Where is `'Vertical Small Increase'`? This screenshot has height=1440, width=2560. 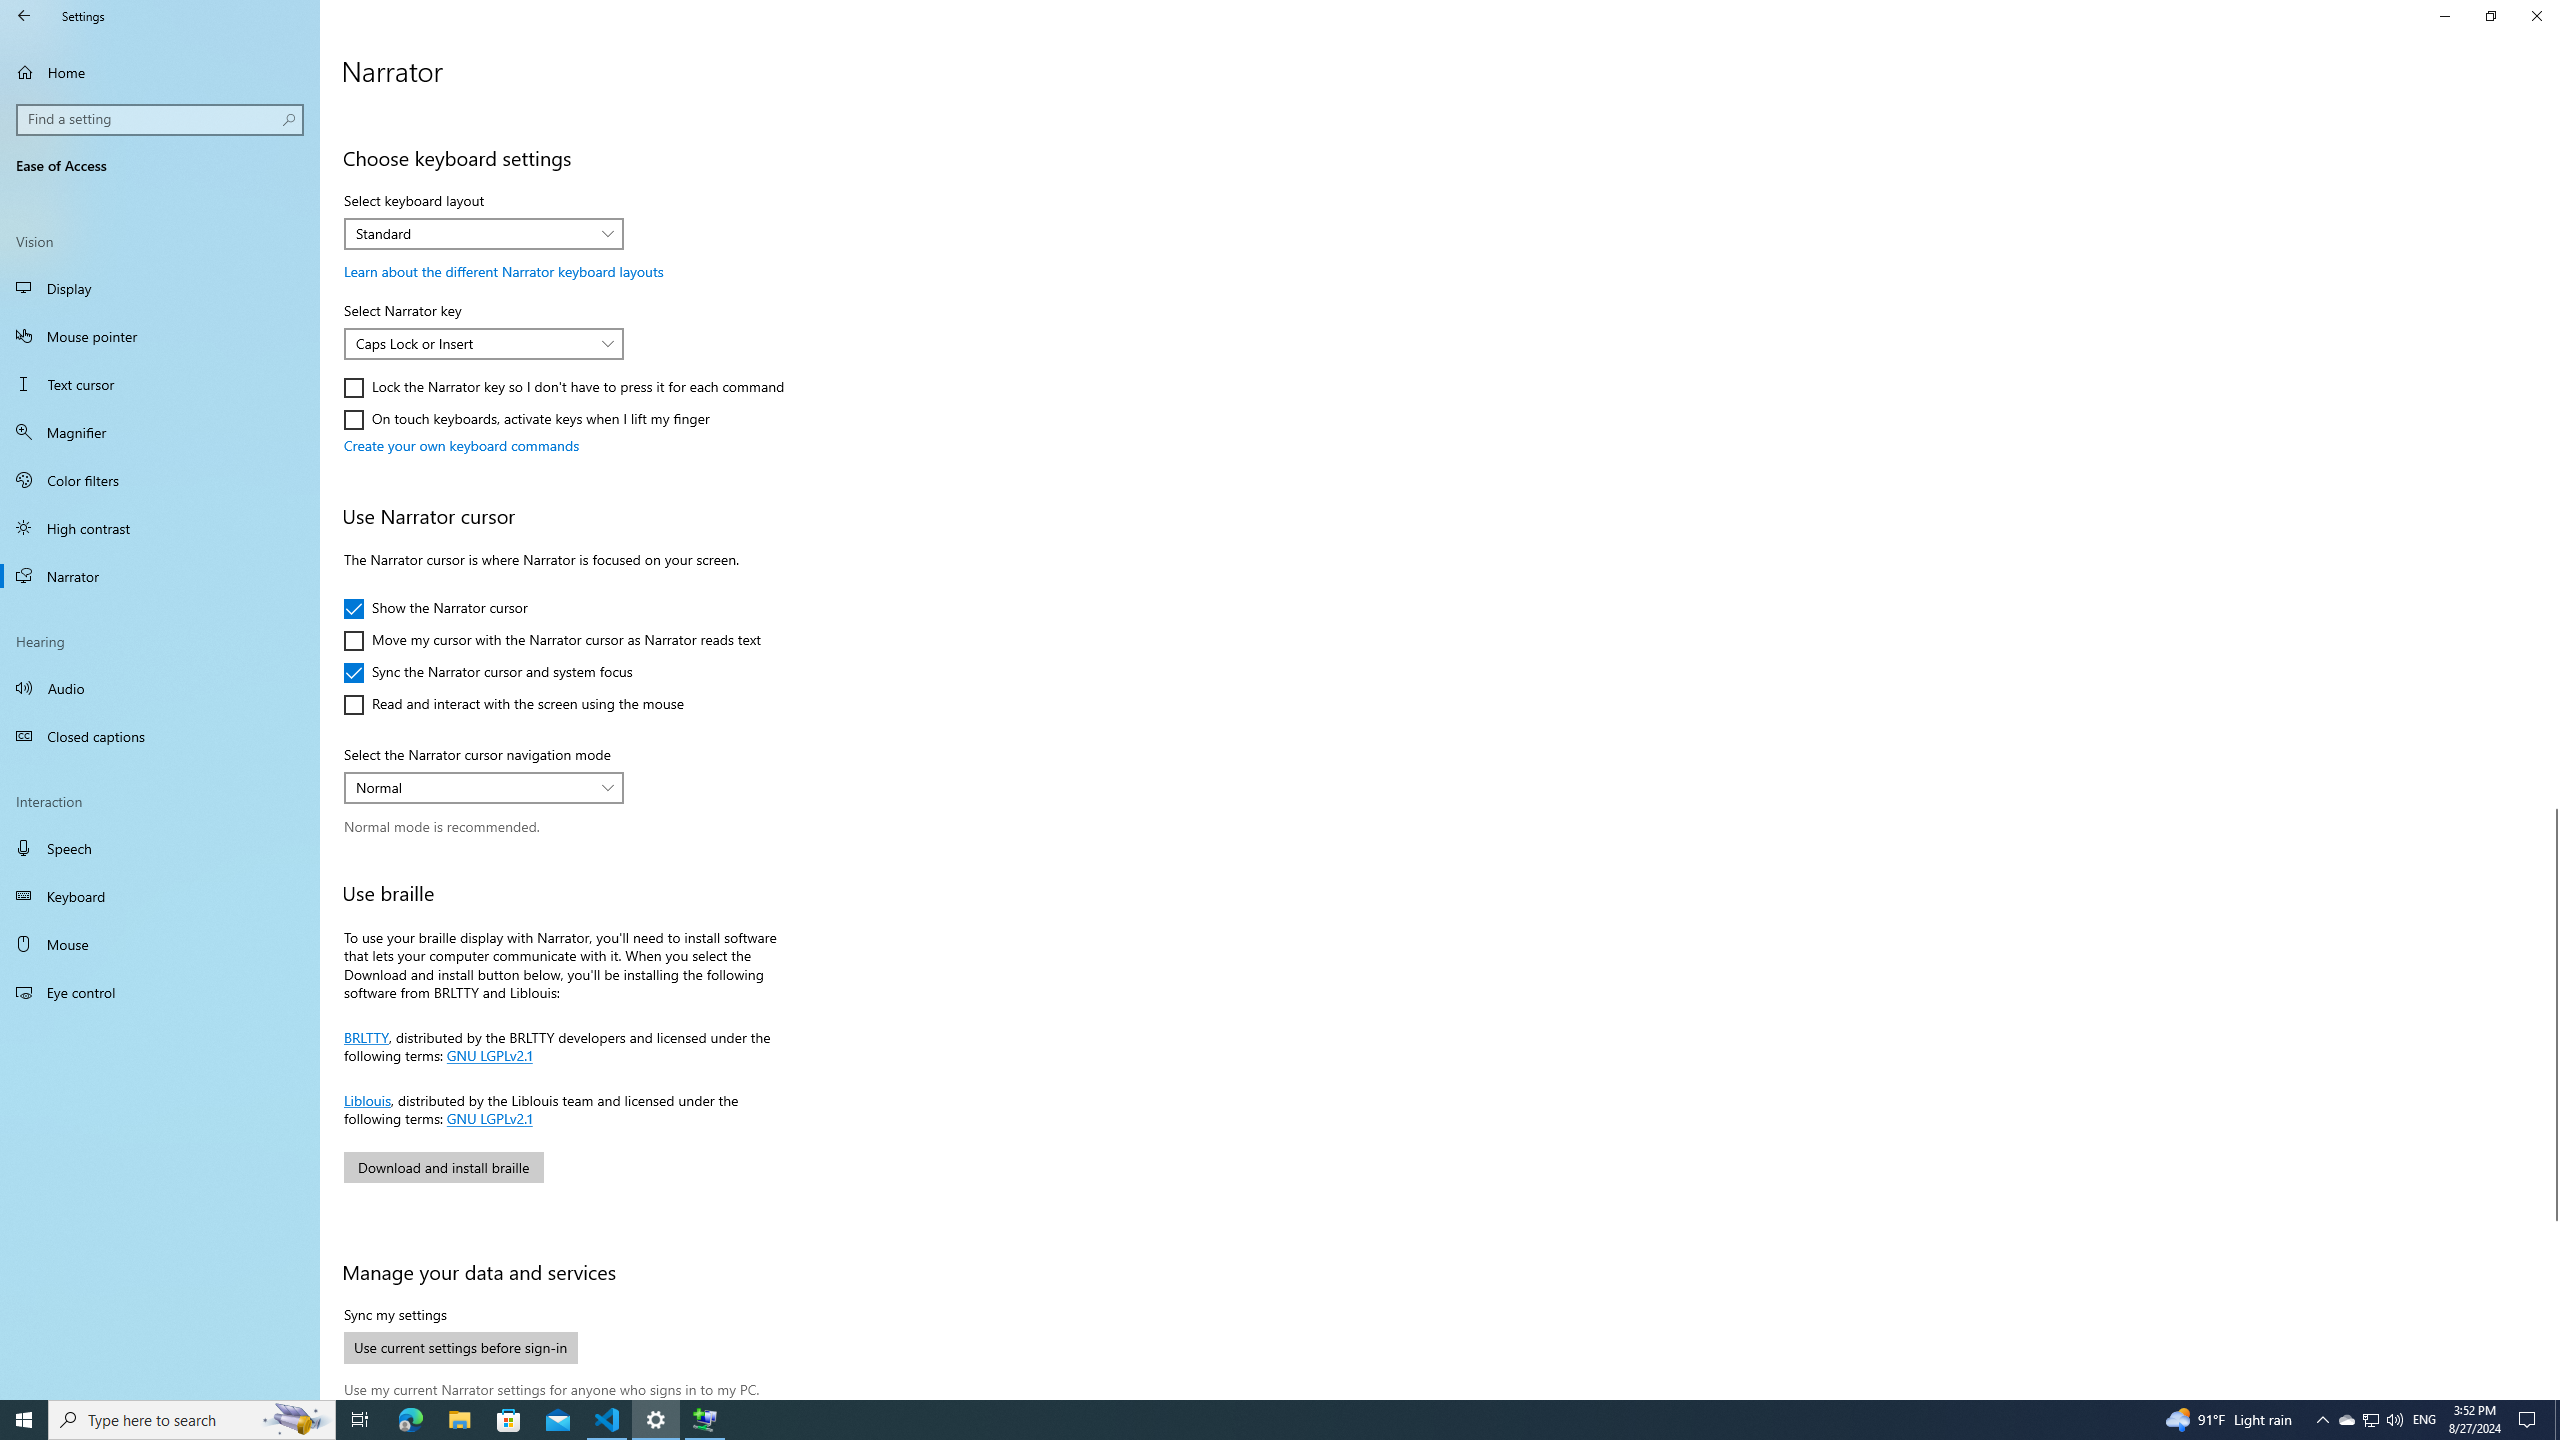 'Vertical Small Increase' is located at coordinates (2551, 1390).